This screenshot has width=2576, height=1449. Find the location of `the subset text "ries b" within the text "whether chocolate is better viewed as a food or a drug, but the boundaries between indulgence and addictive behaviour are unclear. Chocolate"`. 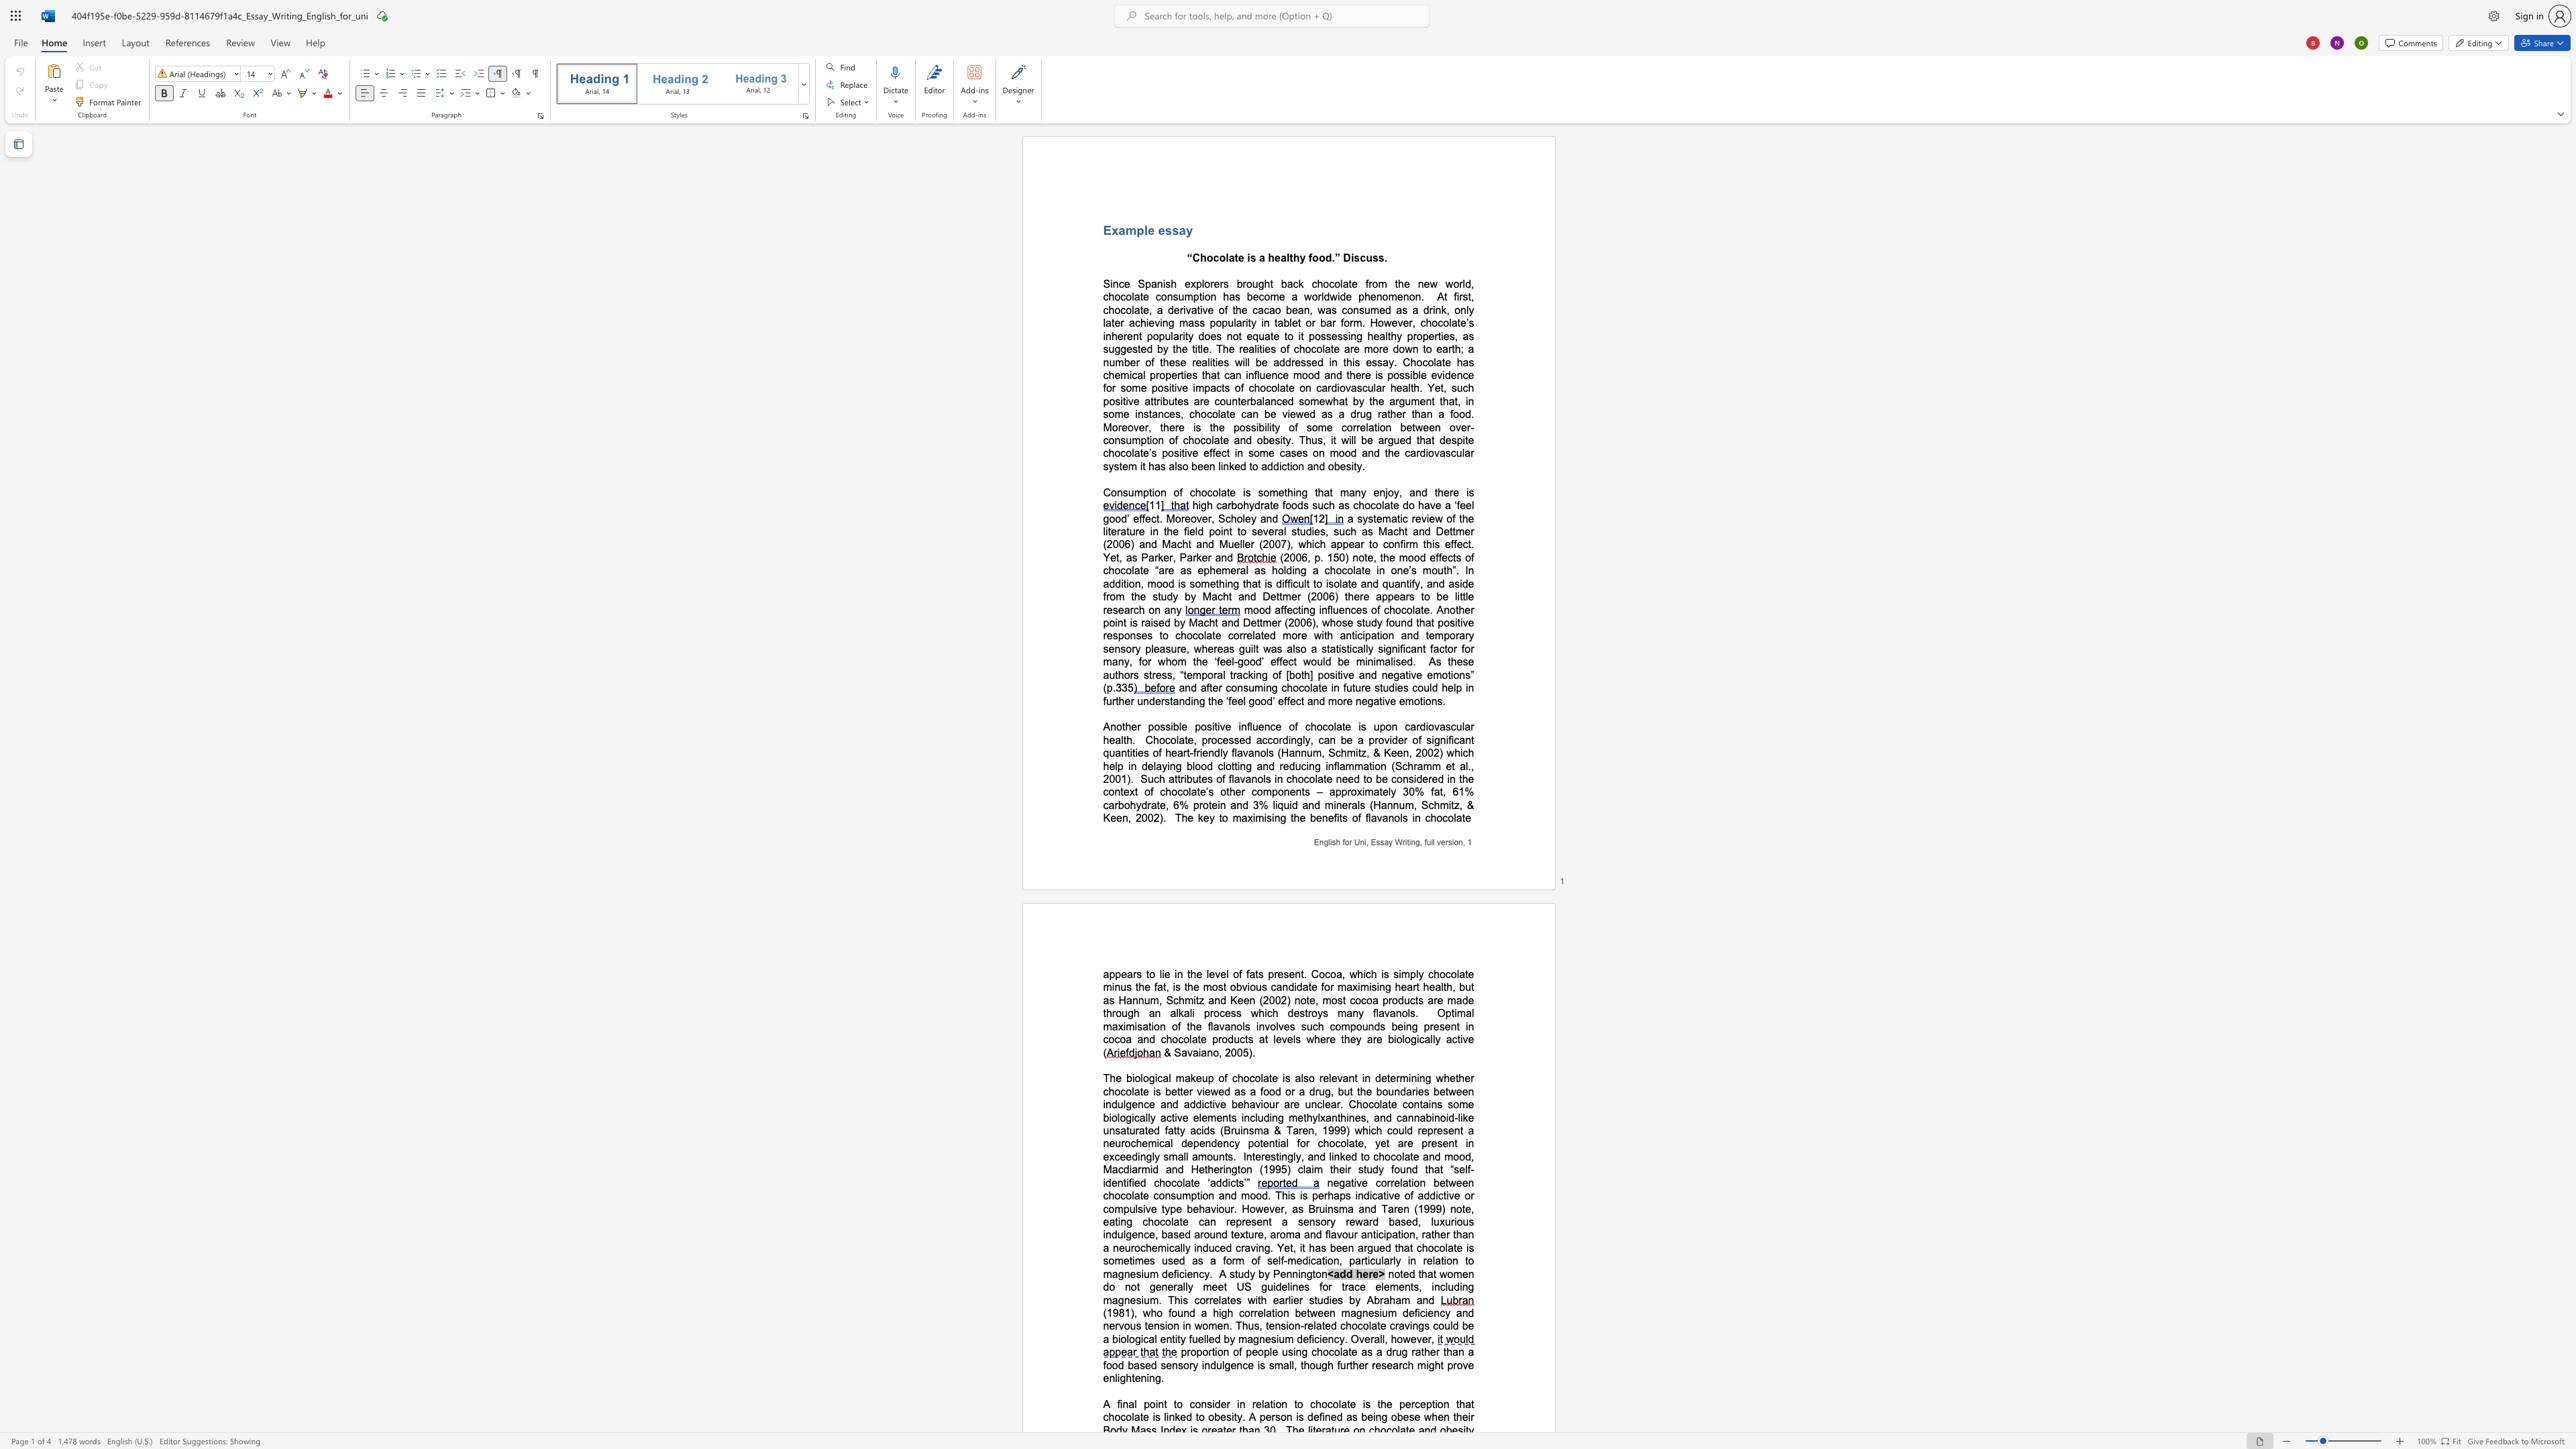

the subset text "ries b" within the text "whether chocolate is better viewed as a food or a drug, but the boundaries between indulgence and addictive behaviour are unclear. Chocolate" is located at coordinates (1412, 1091).